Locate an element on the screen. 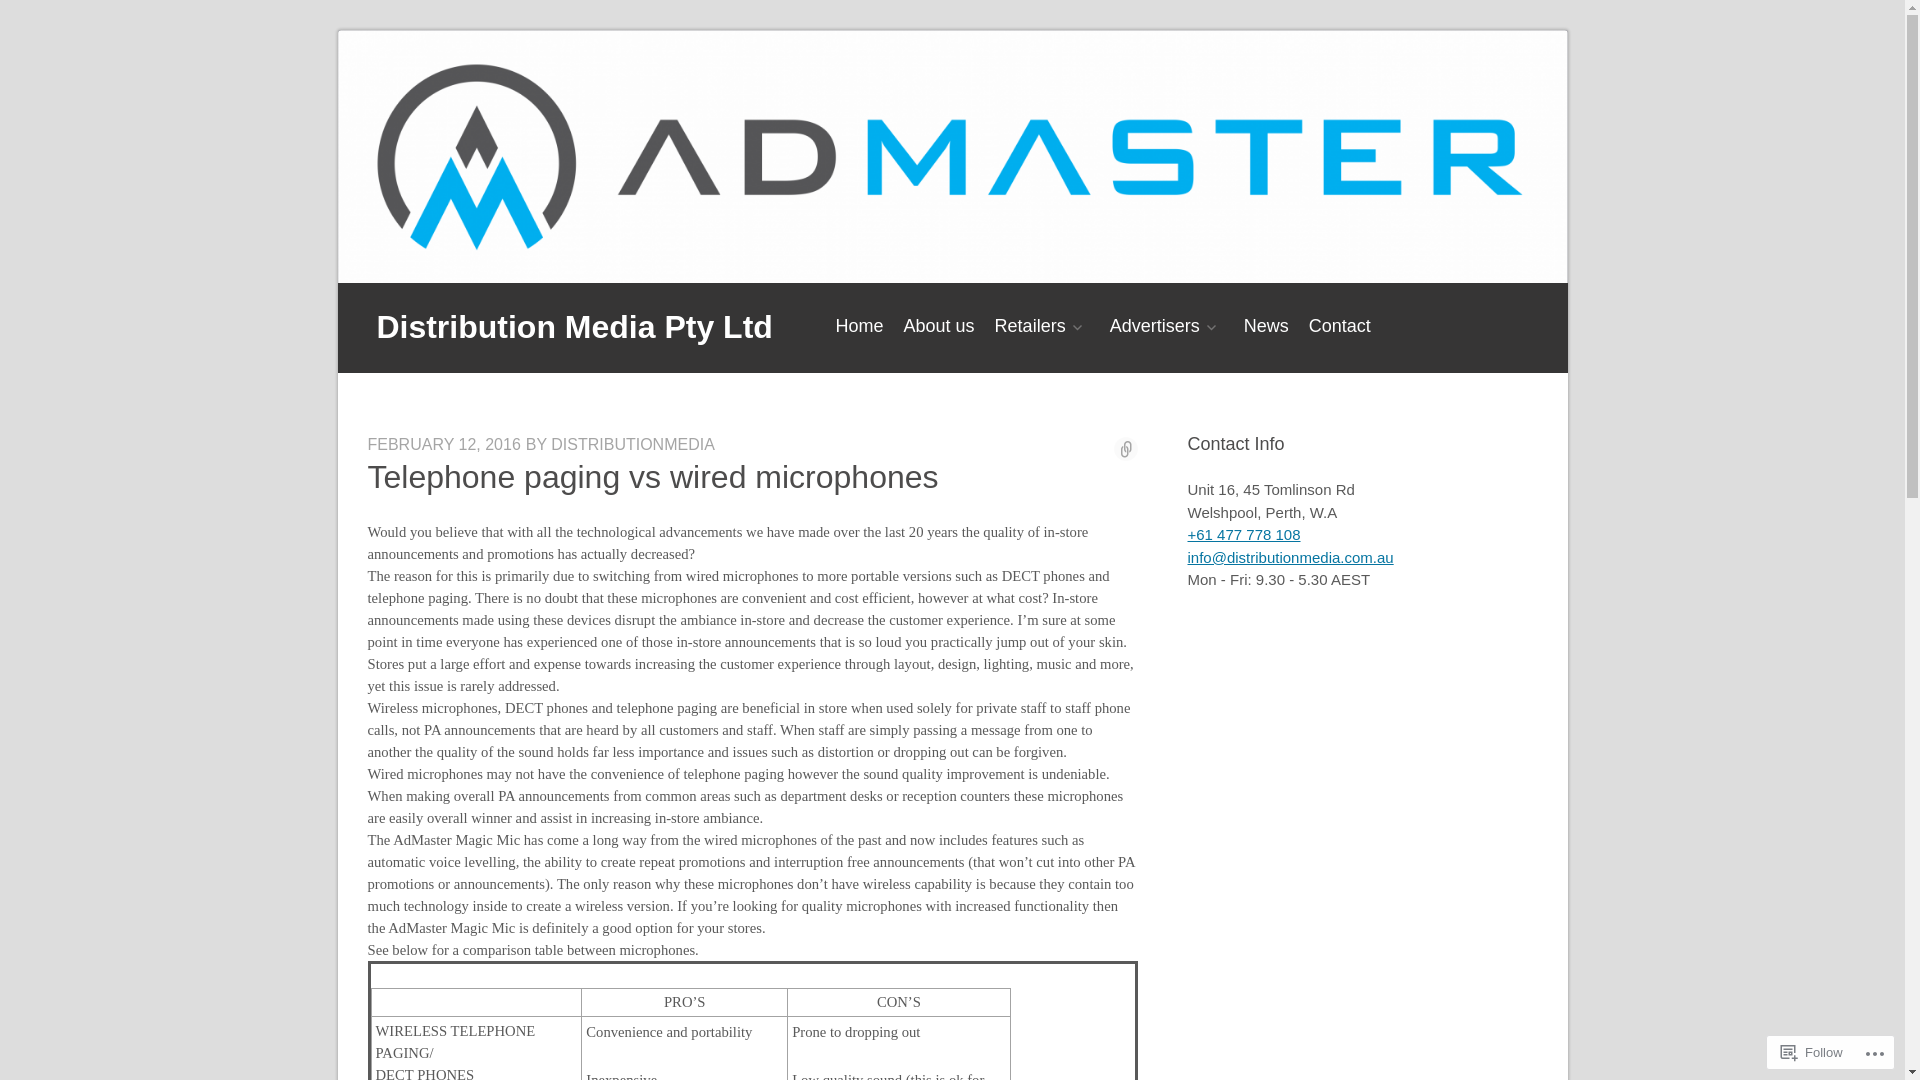 This screenshot has height=1080, width=1920. 'Retailers' is located at coordinates (1041, 325).